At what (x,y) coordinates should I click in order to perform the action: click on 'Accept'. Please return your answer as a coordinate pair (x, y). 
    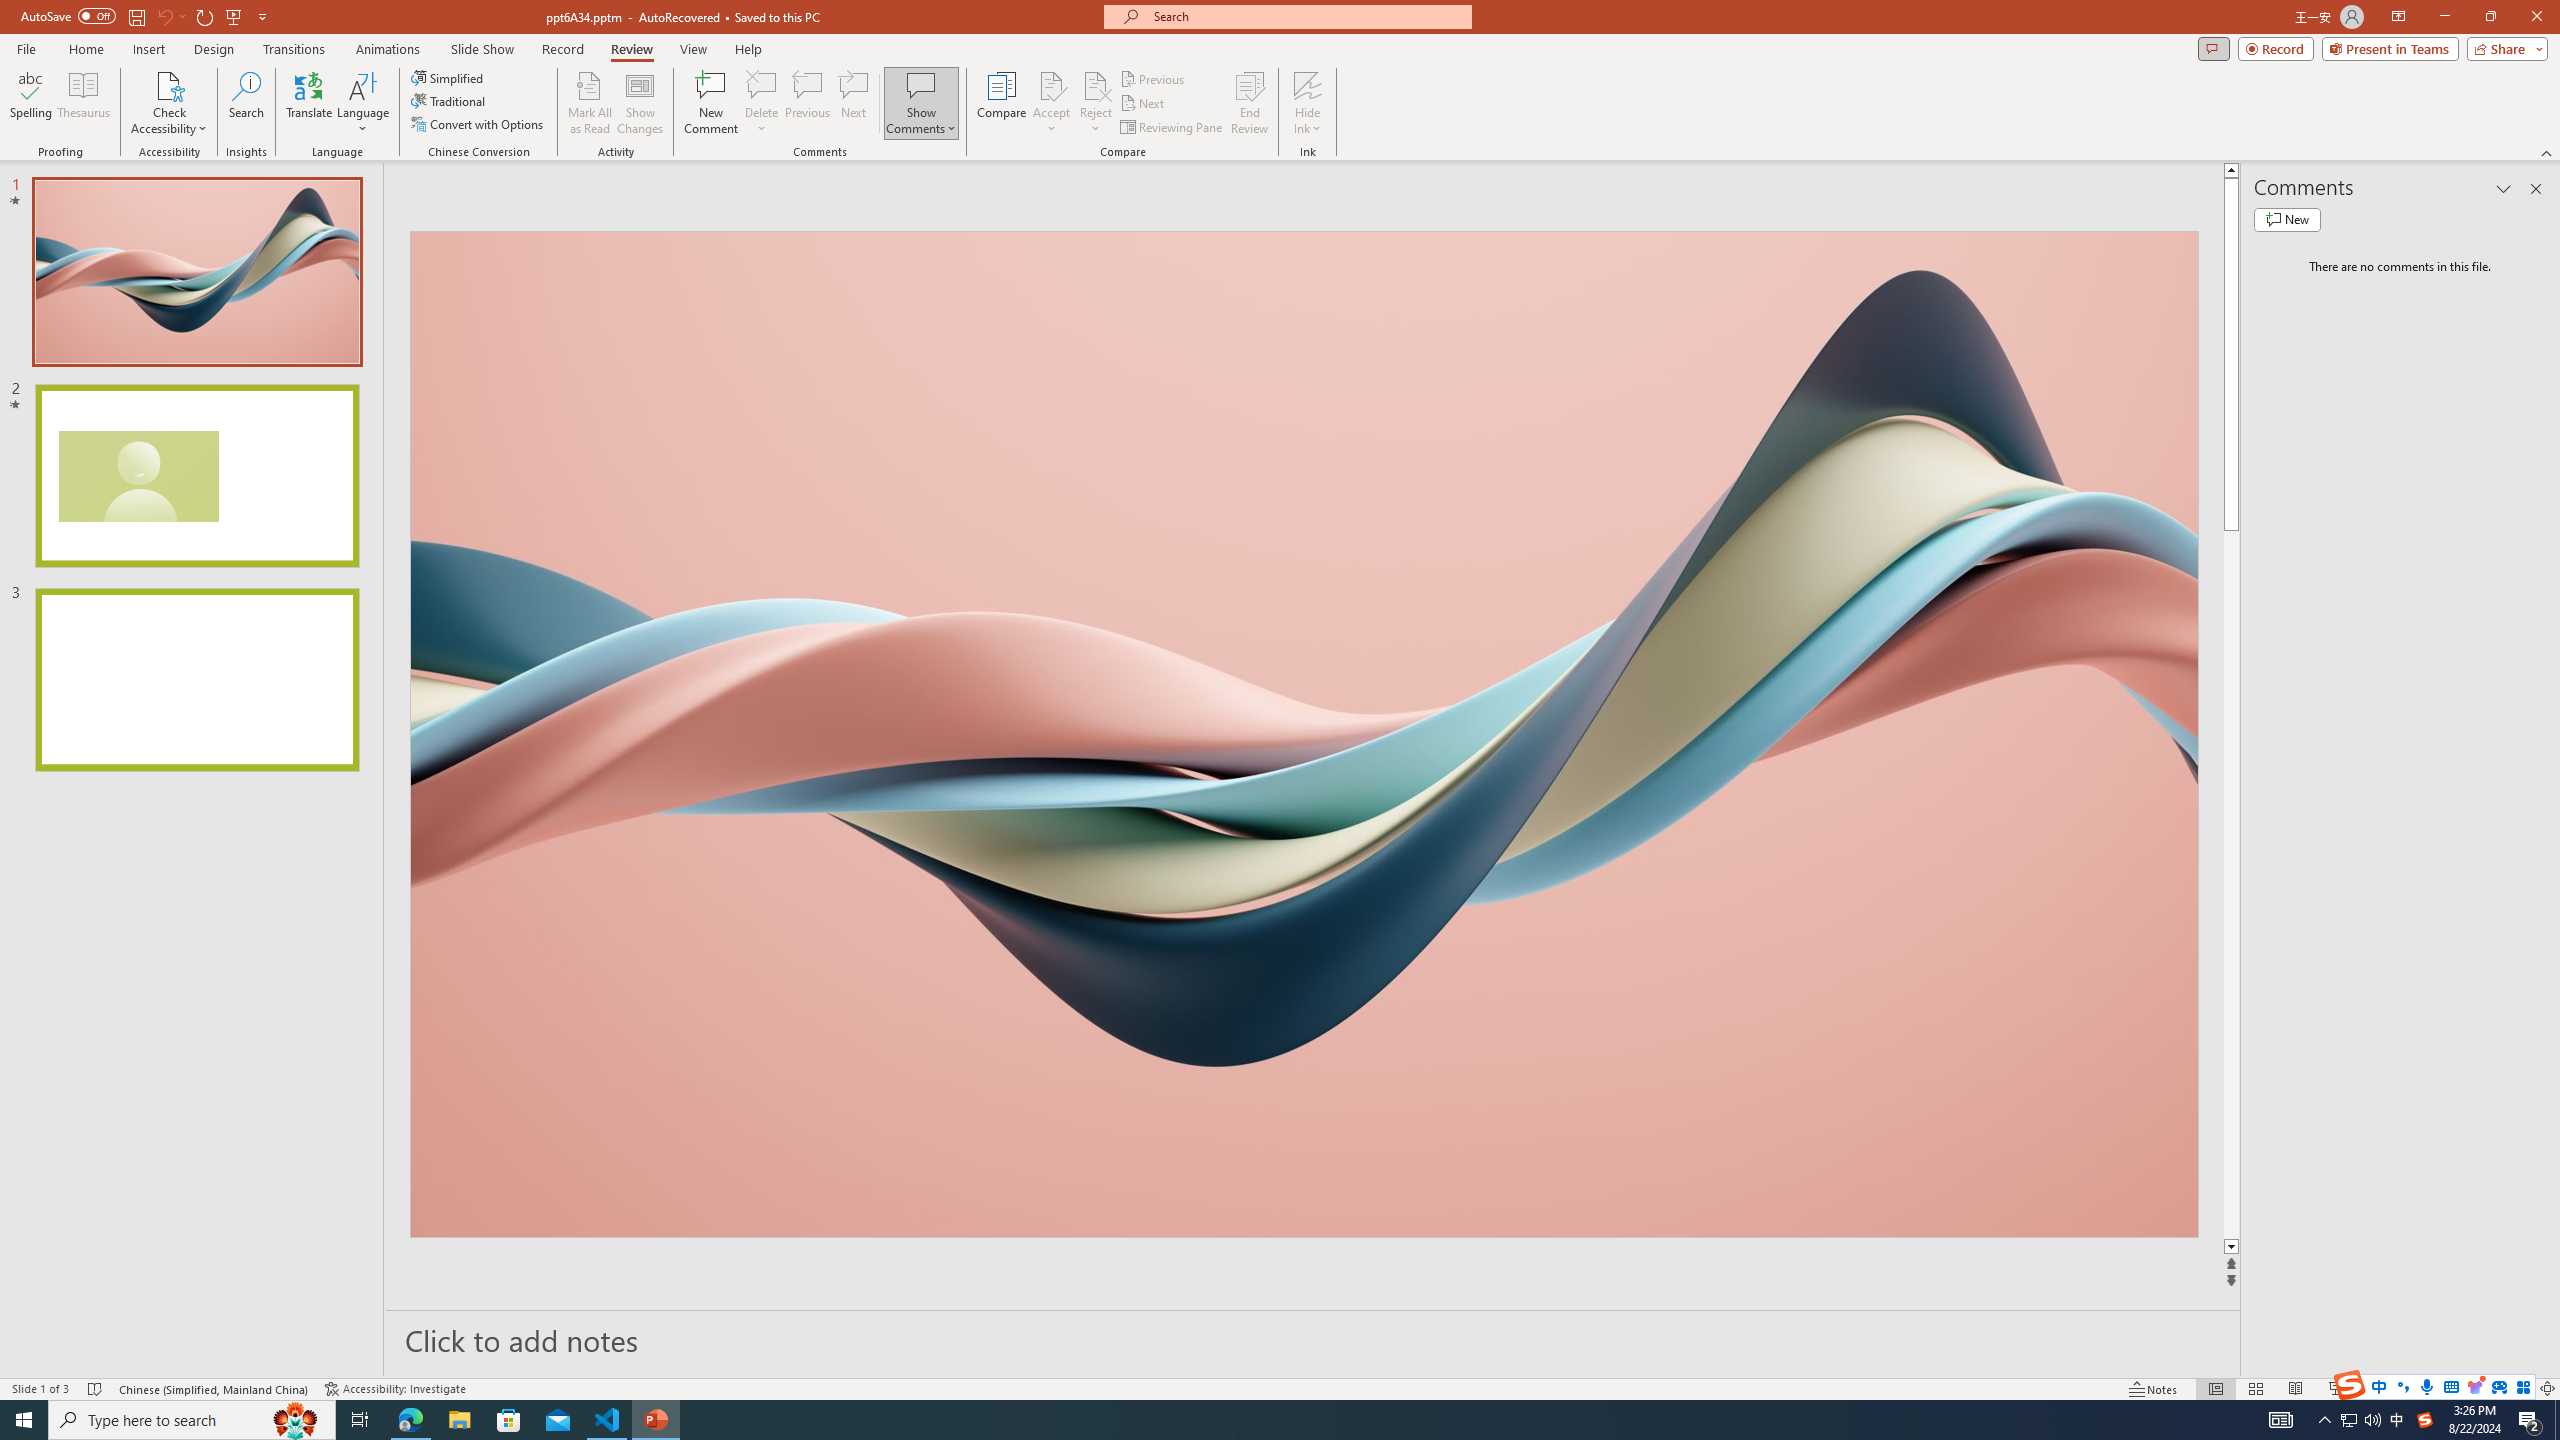
    Looking at the image, I should click on (1051, 103).